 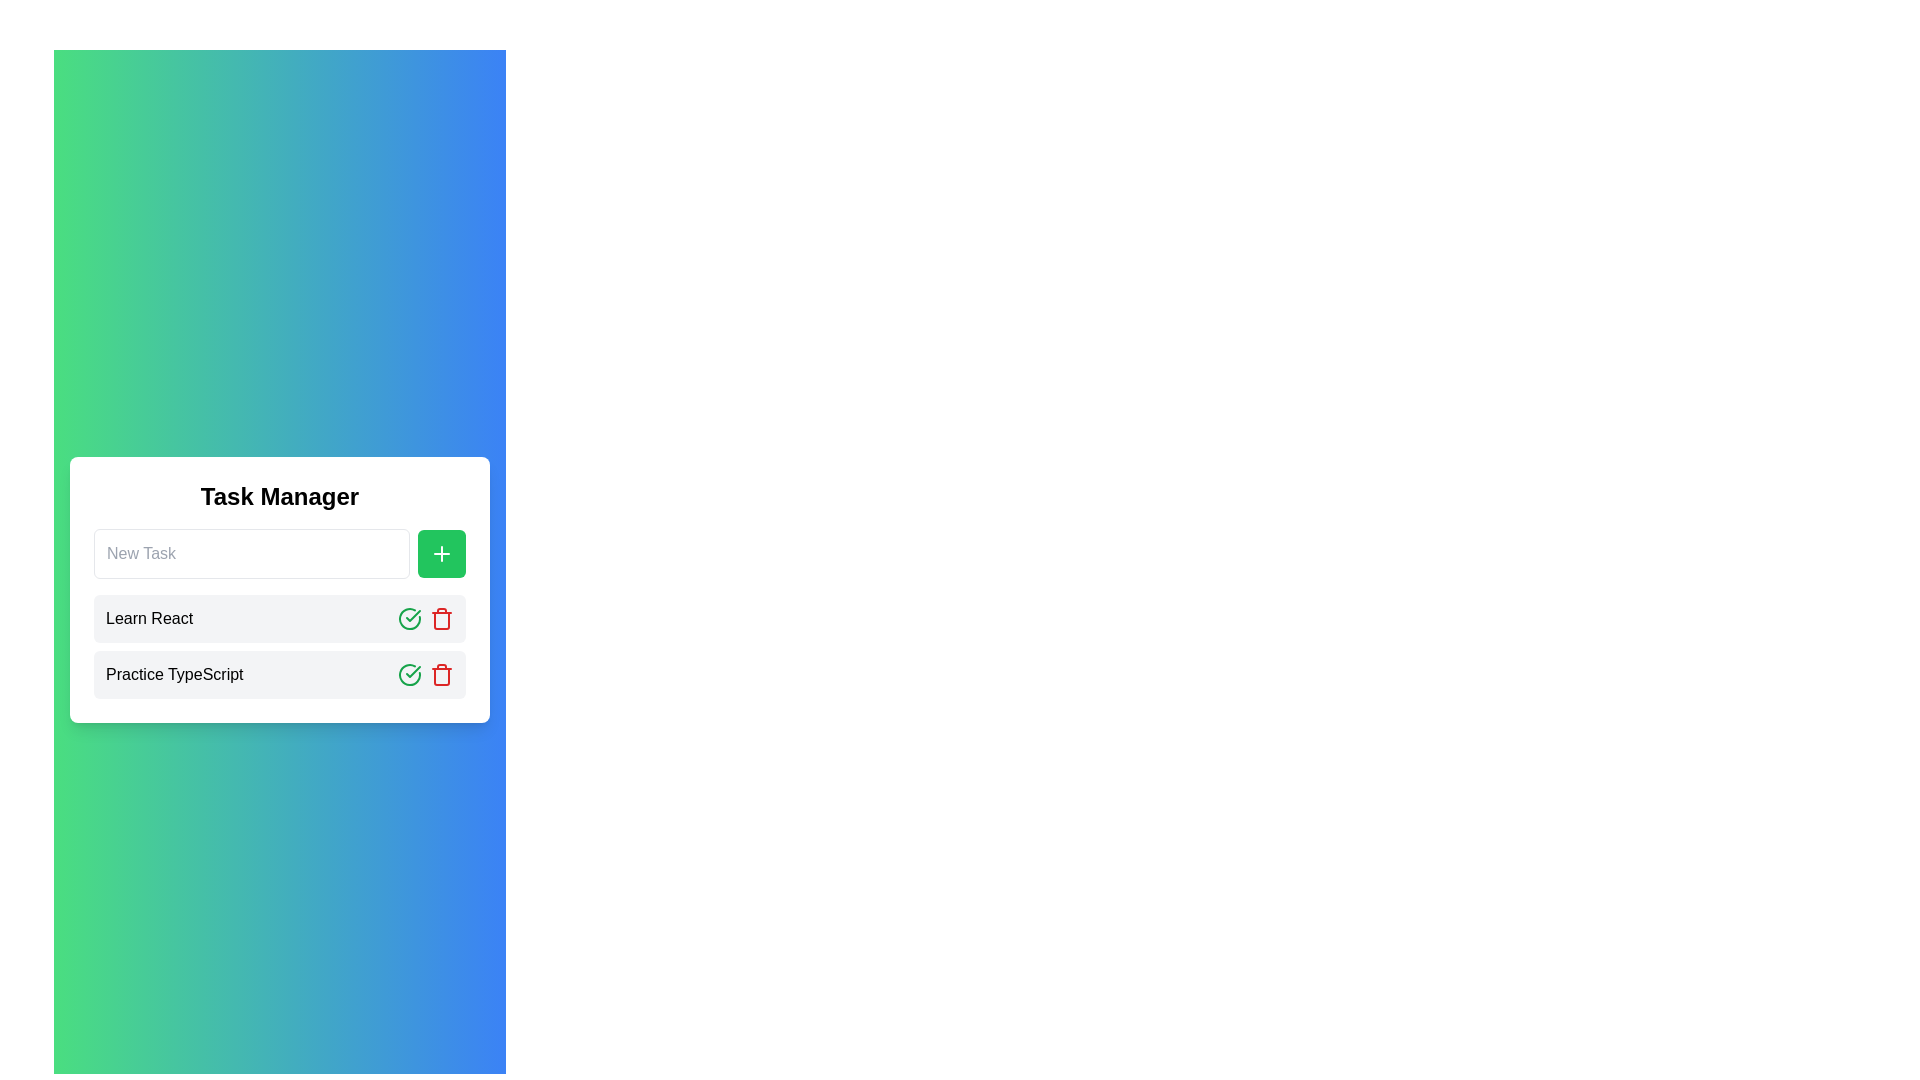 I want to click on the completion icon button located in the bottom right corner of the 'Practice TypeScript' task row, so click(x=408, y=617).